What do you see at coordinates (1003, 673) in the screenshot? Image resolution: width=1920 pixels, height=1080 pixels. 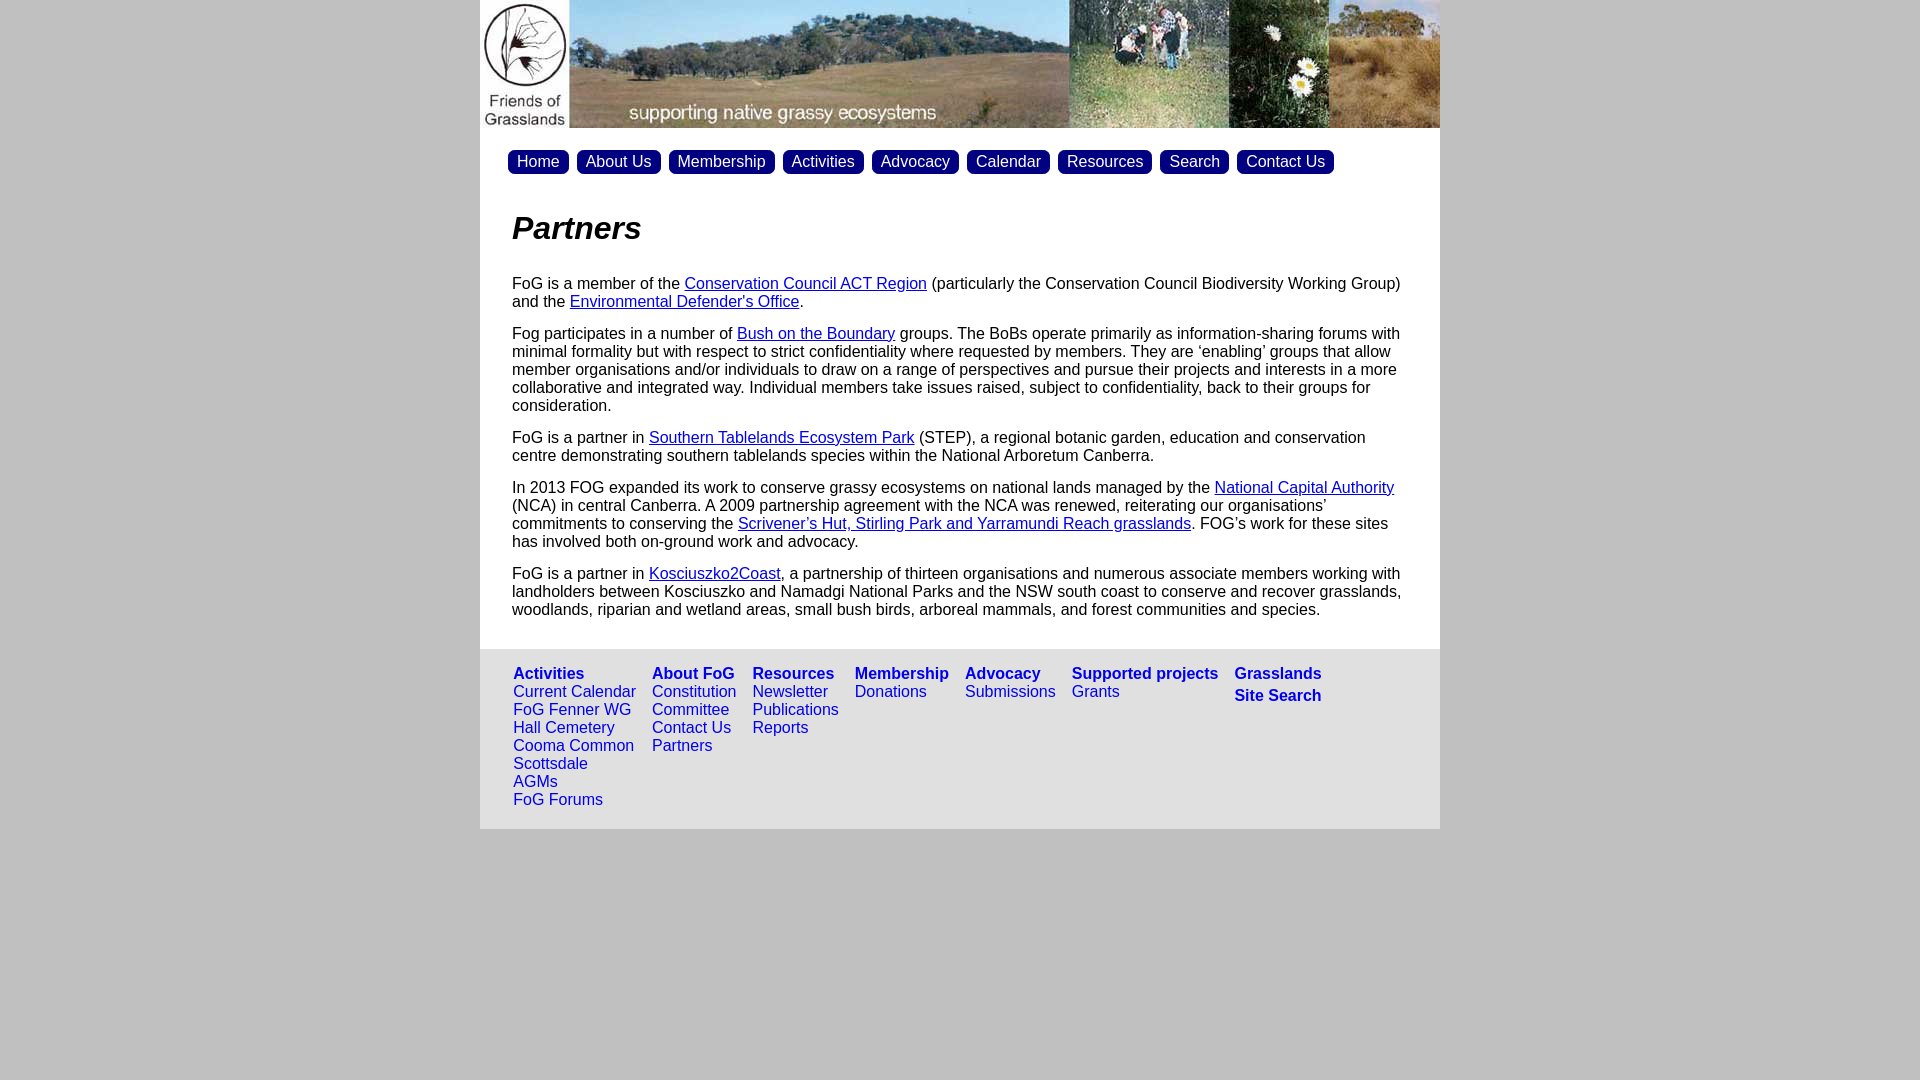 I see `'Advocacy'` at bounding box center [1003, 673].